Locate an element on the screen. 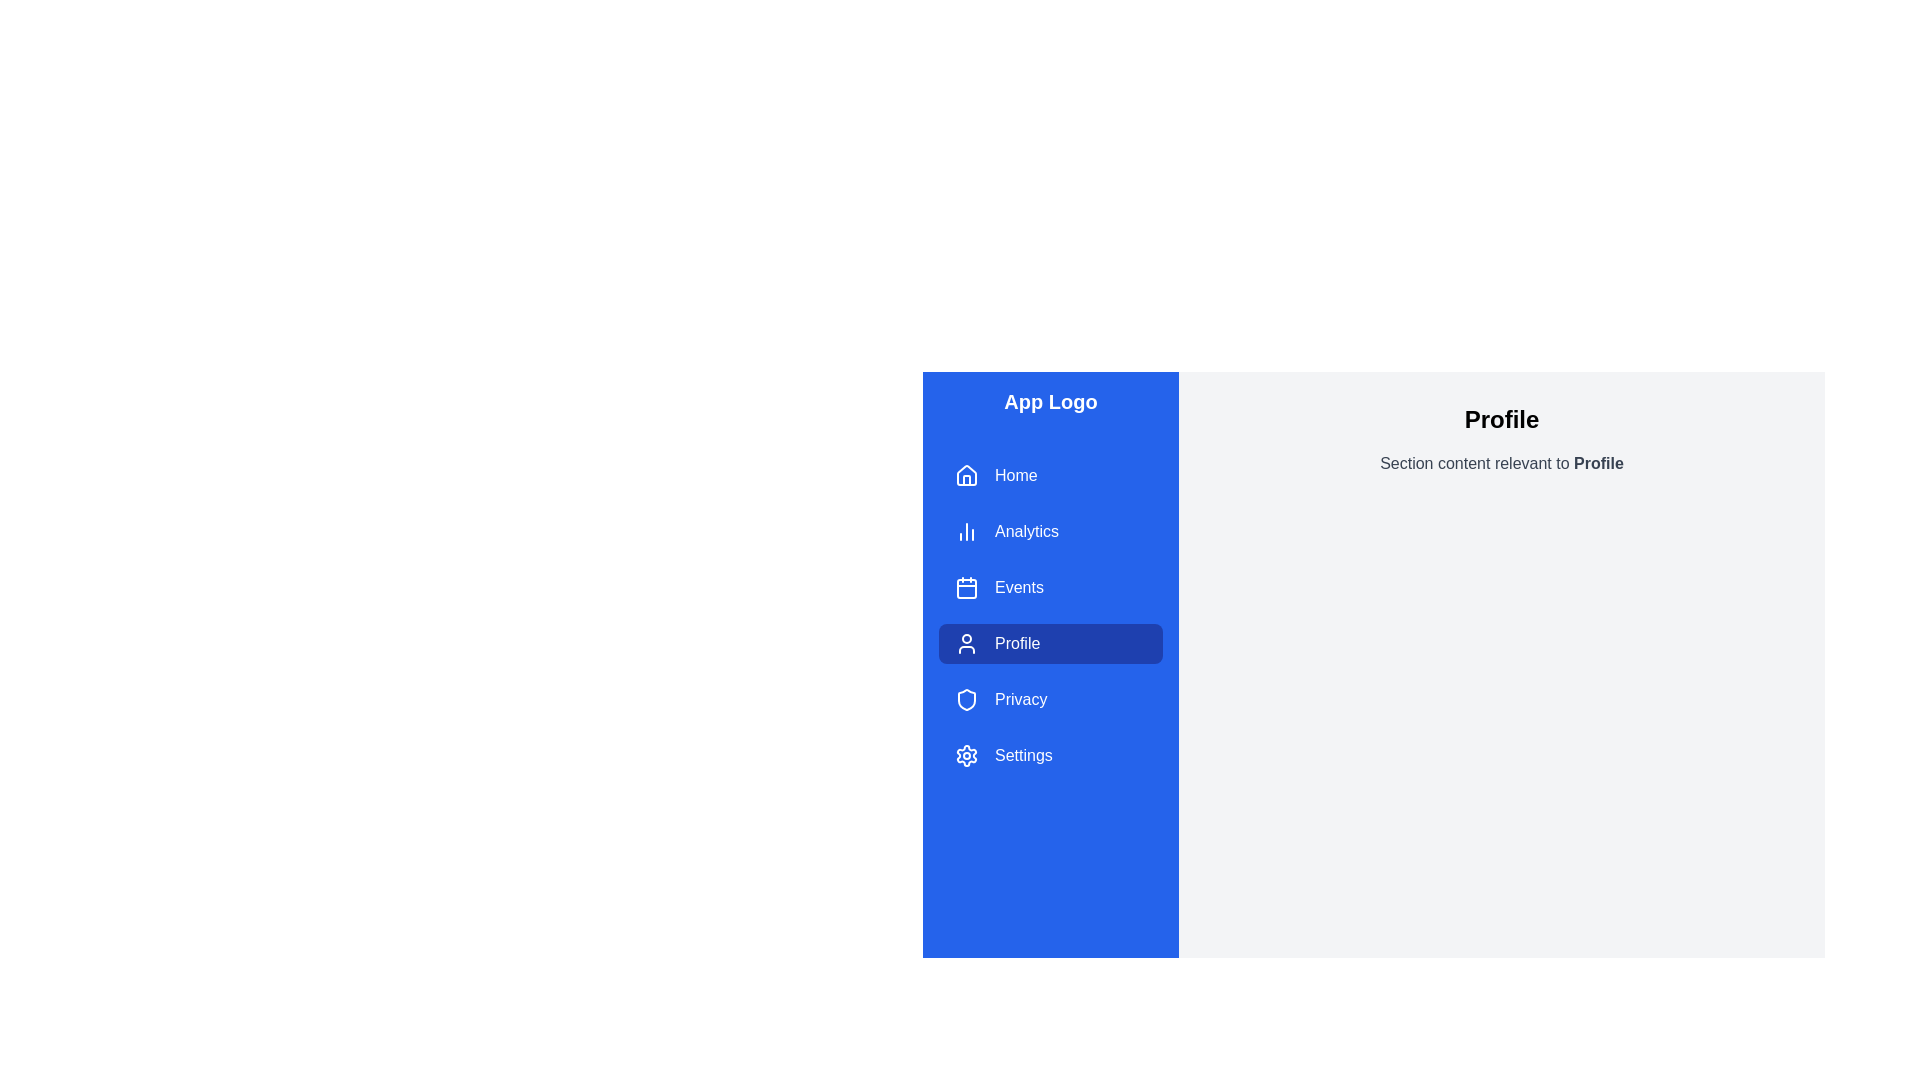  the 'Events' menu item in the navigation bar is located at coordinates (1050, 586).